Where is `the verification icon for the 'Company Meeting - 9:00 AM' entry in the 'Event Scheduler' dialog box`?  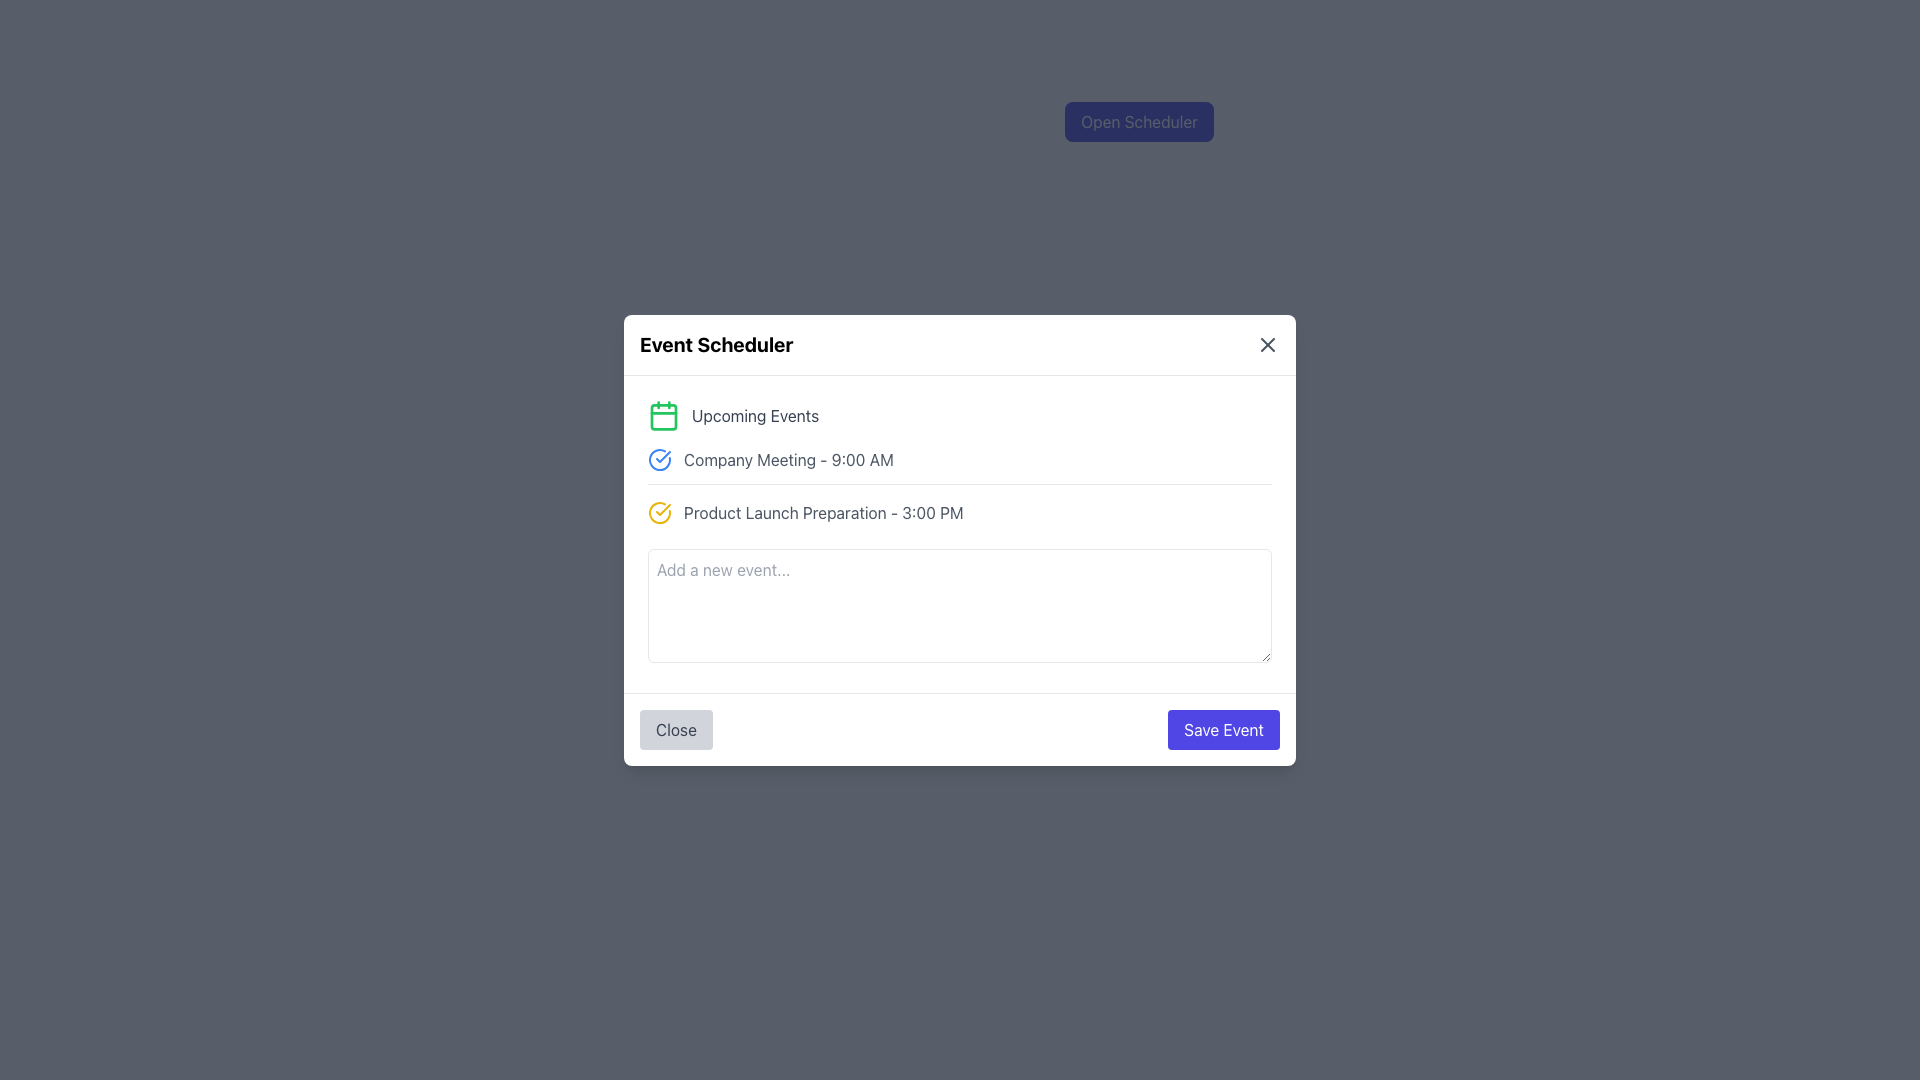 the verification icon for the 'Company Meeting - 9:00 AM' entry in the 'Event Scheduler' dialog box is located at coordinates (660, 459).